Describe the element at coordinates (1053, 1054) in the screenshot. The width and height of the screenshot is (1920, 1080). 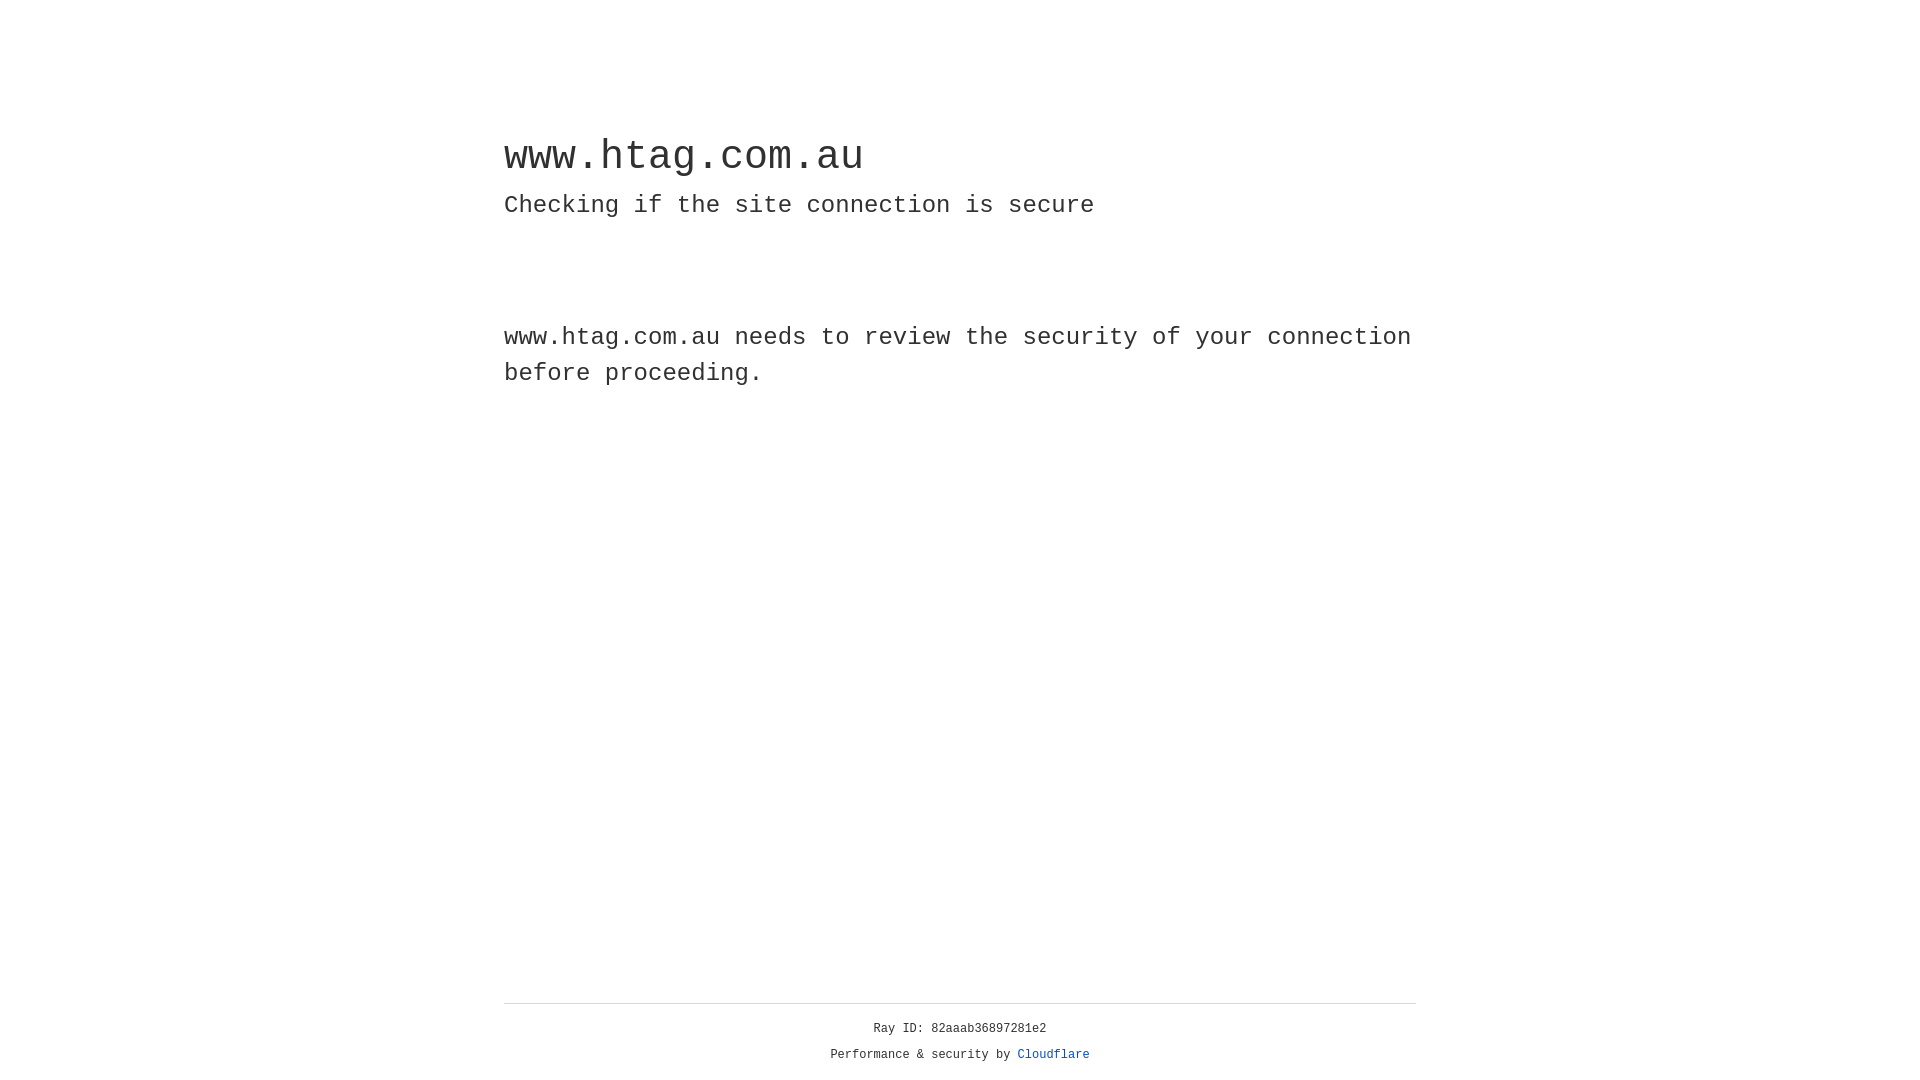
I see `'Cloudflare'` at that location.